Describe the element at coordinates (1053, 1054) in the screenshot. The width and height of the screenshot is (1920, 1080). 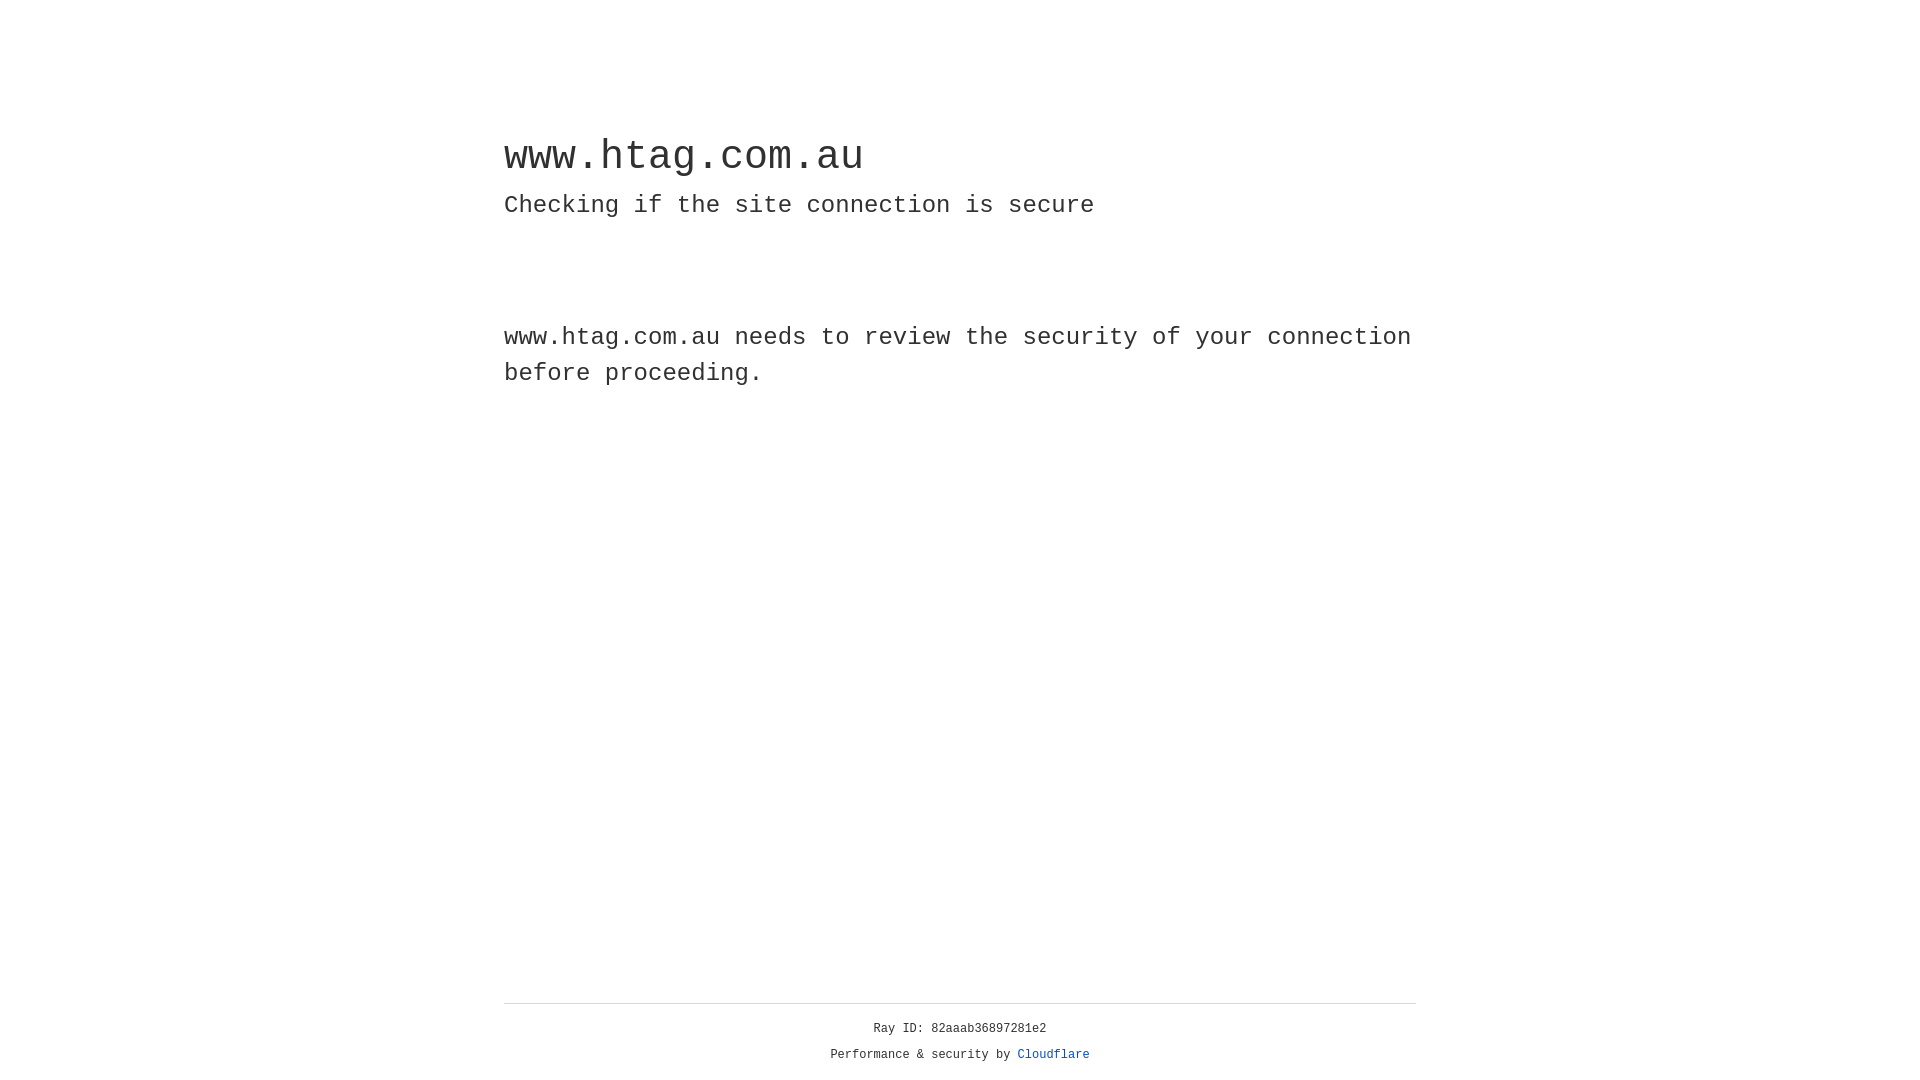
I see `'Cloudflare'` at that location.